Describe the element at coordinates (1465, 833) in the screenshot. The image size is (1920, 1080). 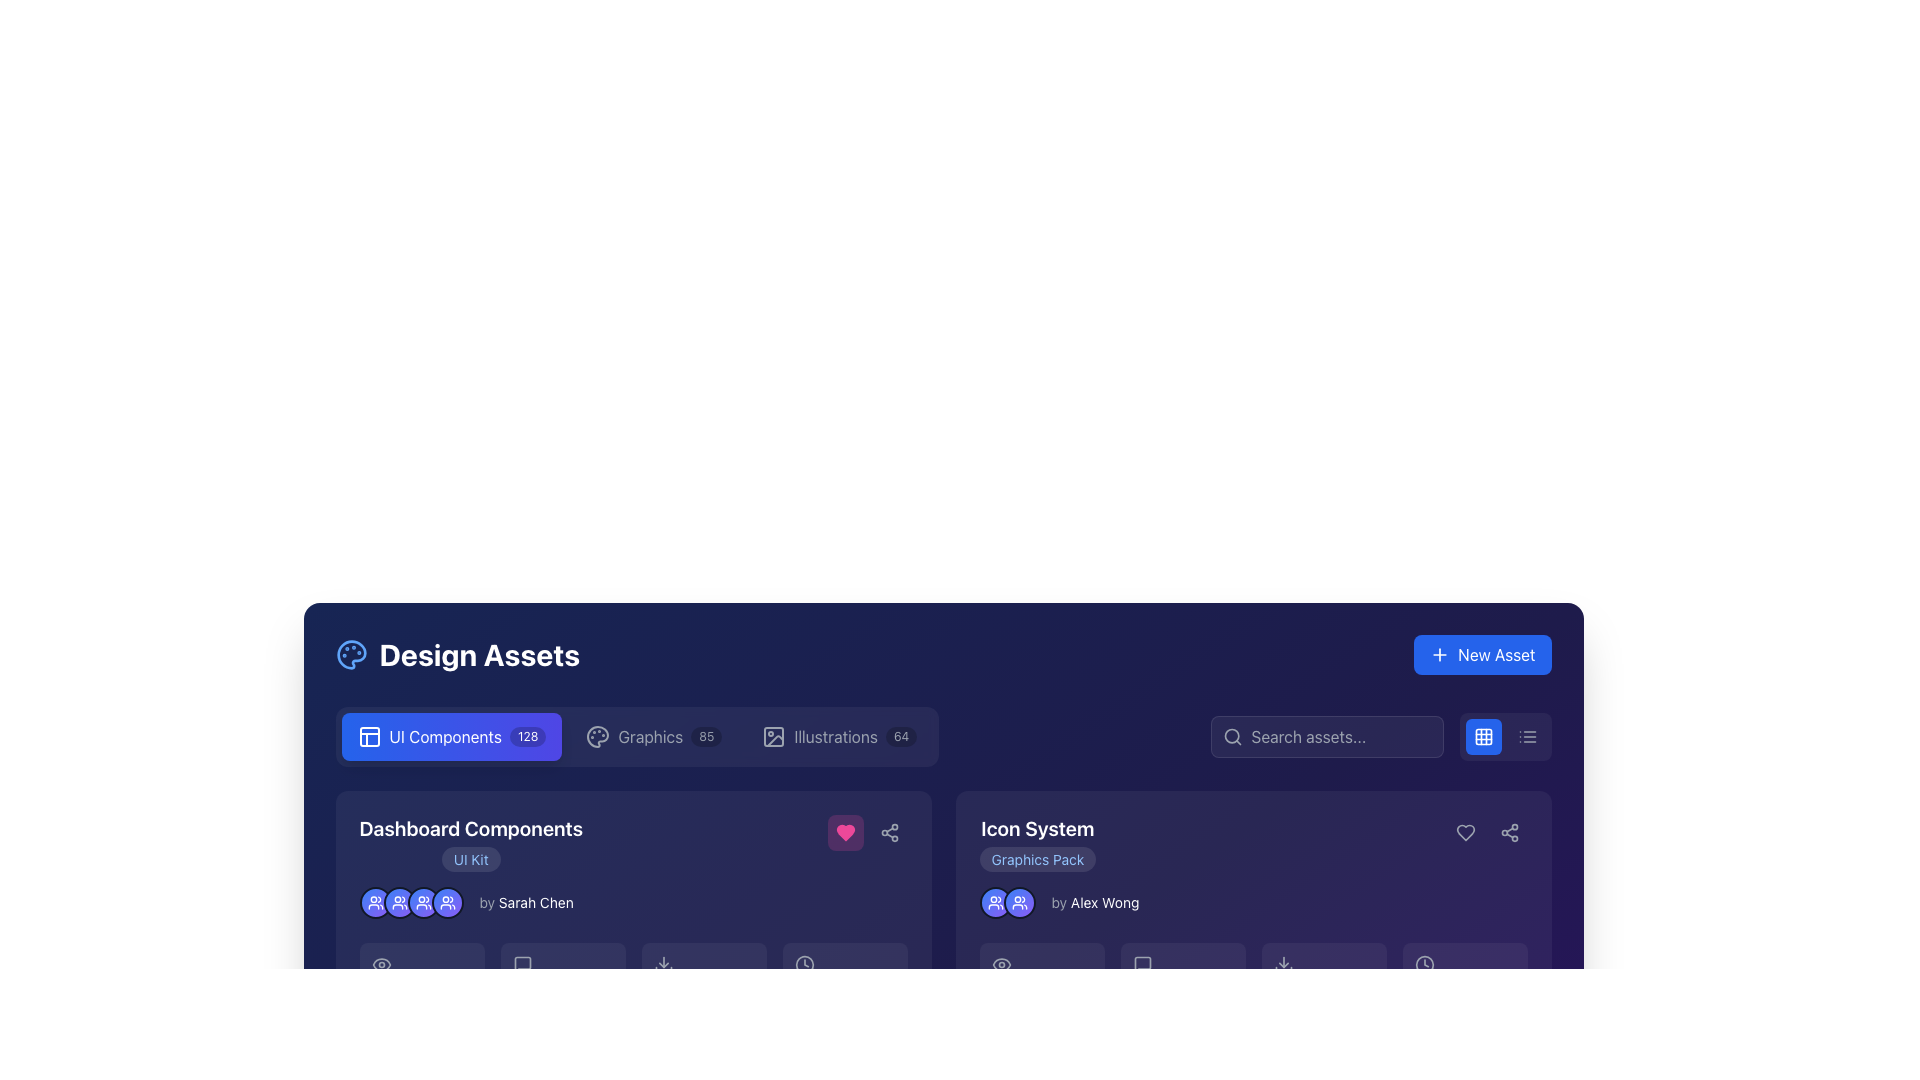
I see `the heart icon button, which is styled with a thin outline and symbolizes favoriting or liking, located to the right of the 'Icon System' card in the 'Design Assets' layout` at that location.